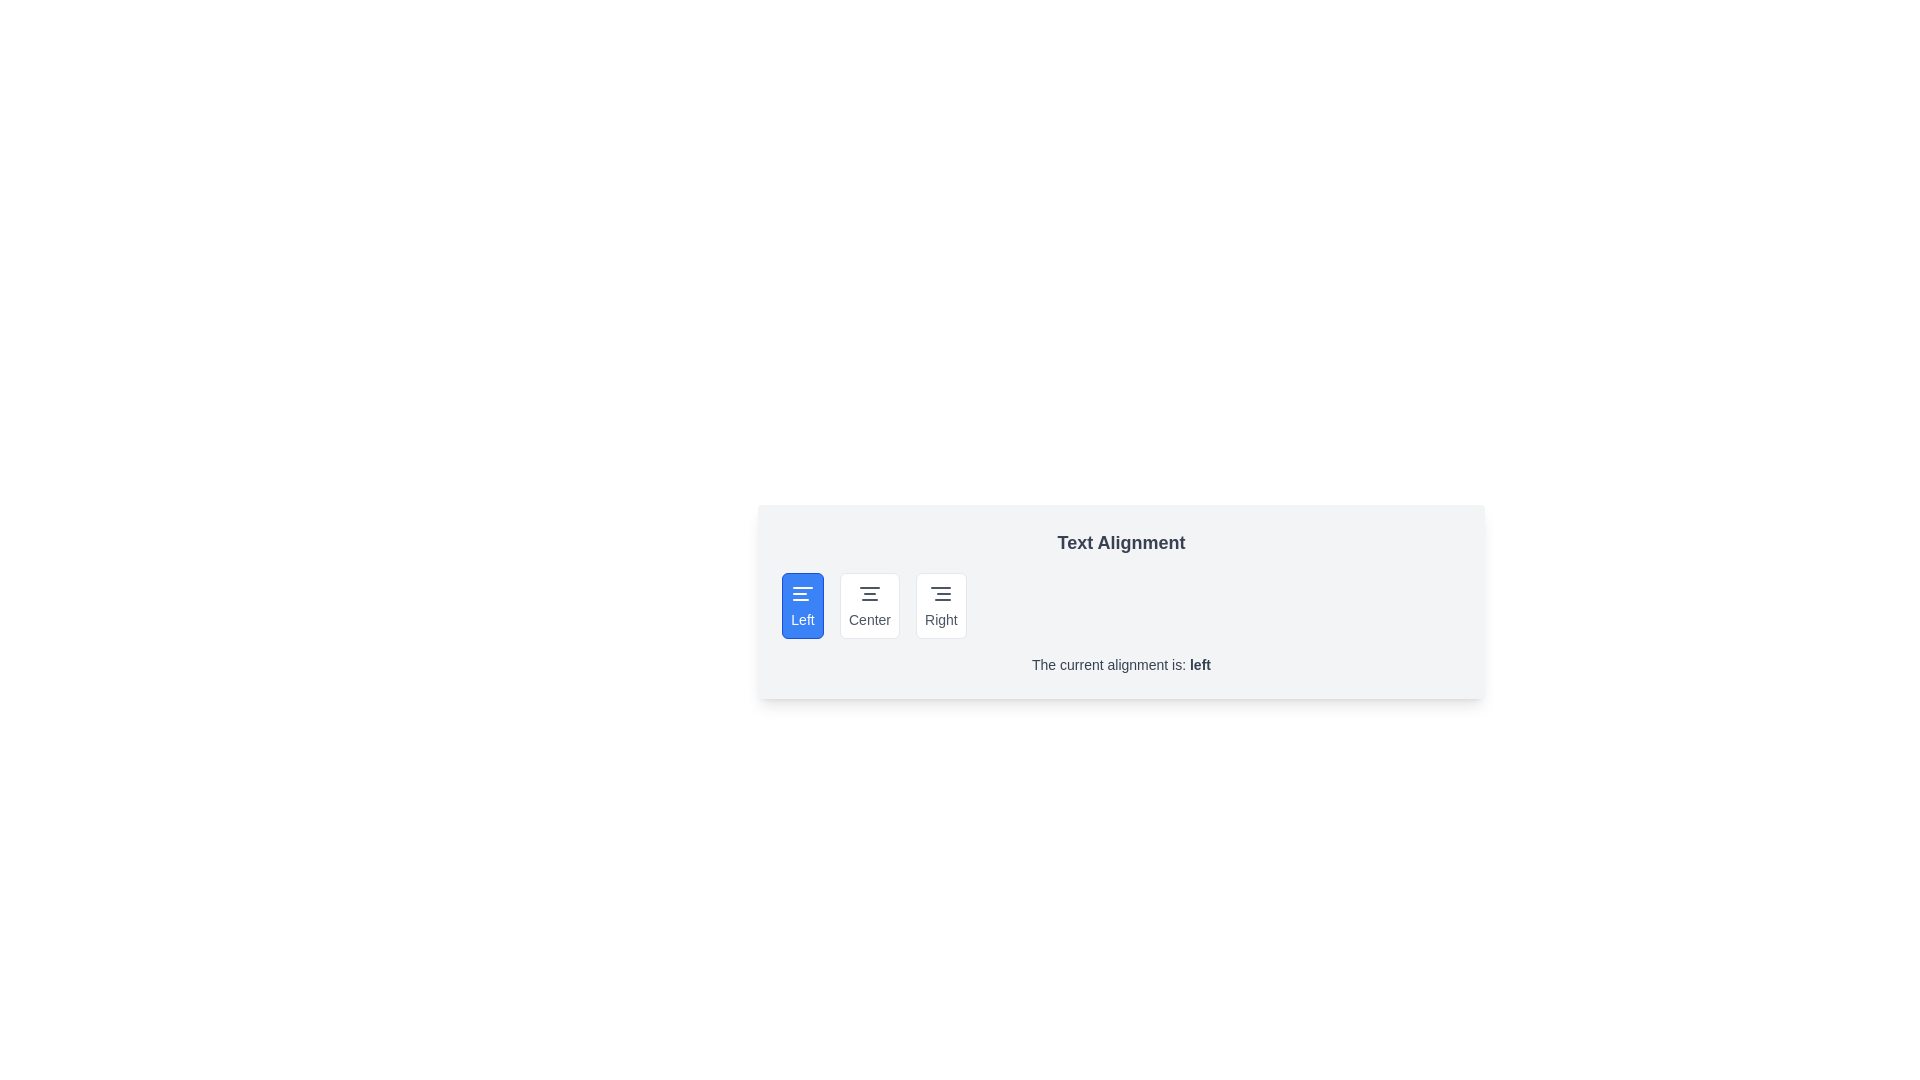 The image size is (1920, 1080). I want to click on the alignment button labeled Center to observe visual feedback, so click(869, 604).